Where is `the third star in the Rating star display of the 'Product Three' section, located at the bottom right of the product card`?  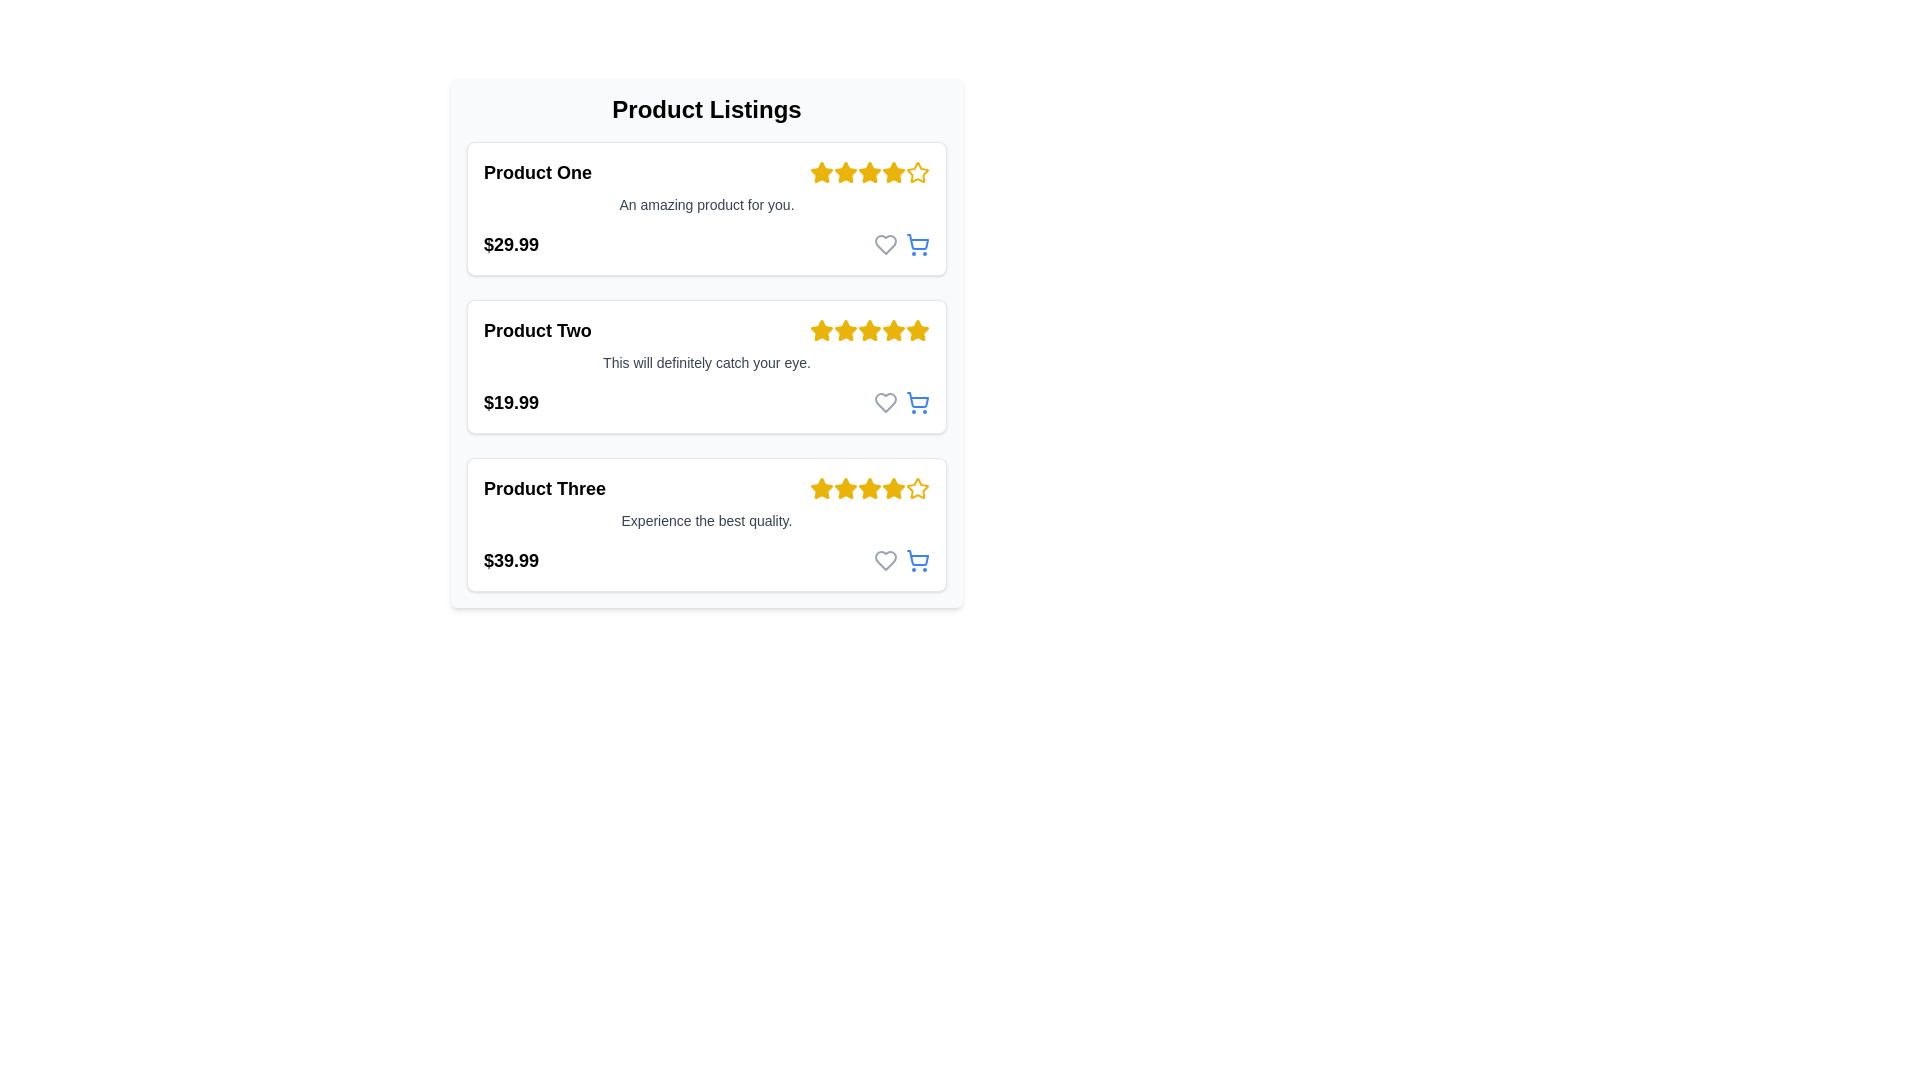 the third star in the Rating star display of the 'Product Three' section, located at the bottom right of the product card is located at coordinates (869, 489).